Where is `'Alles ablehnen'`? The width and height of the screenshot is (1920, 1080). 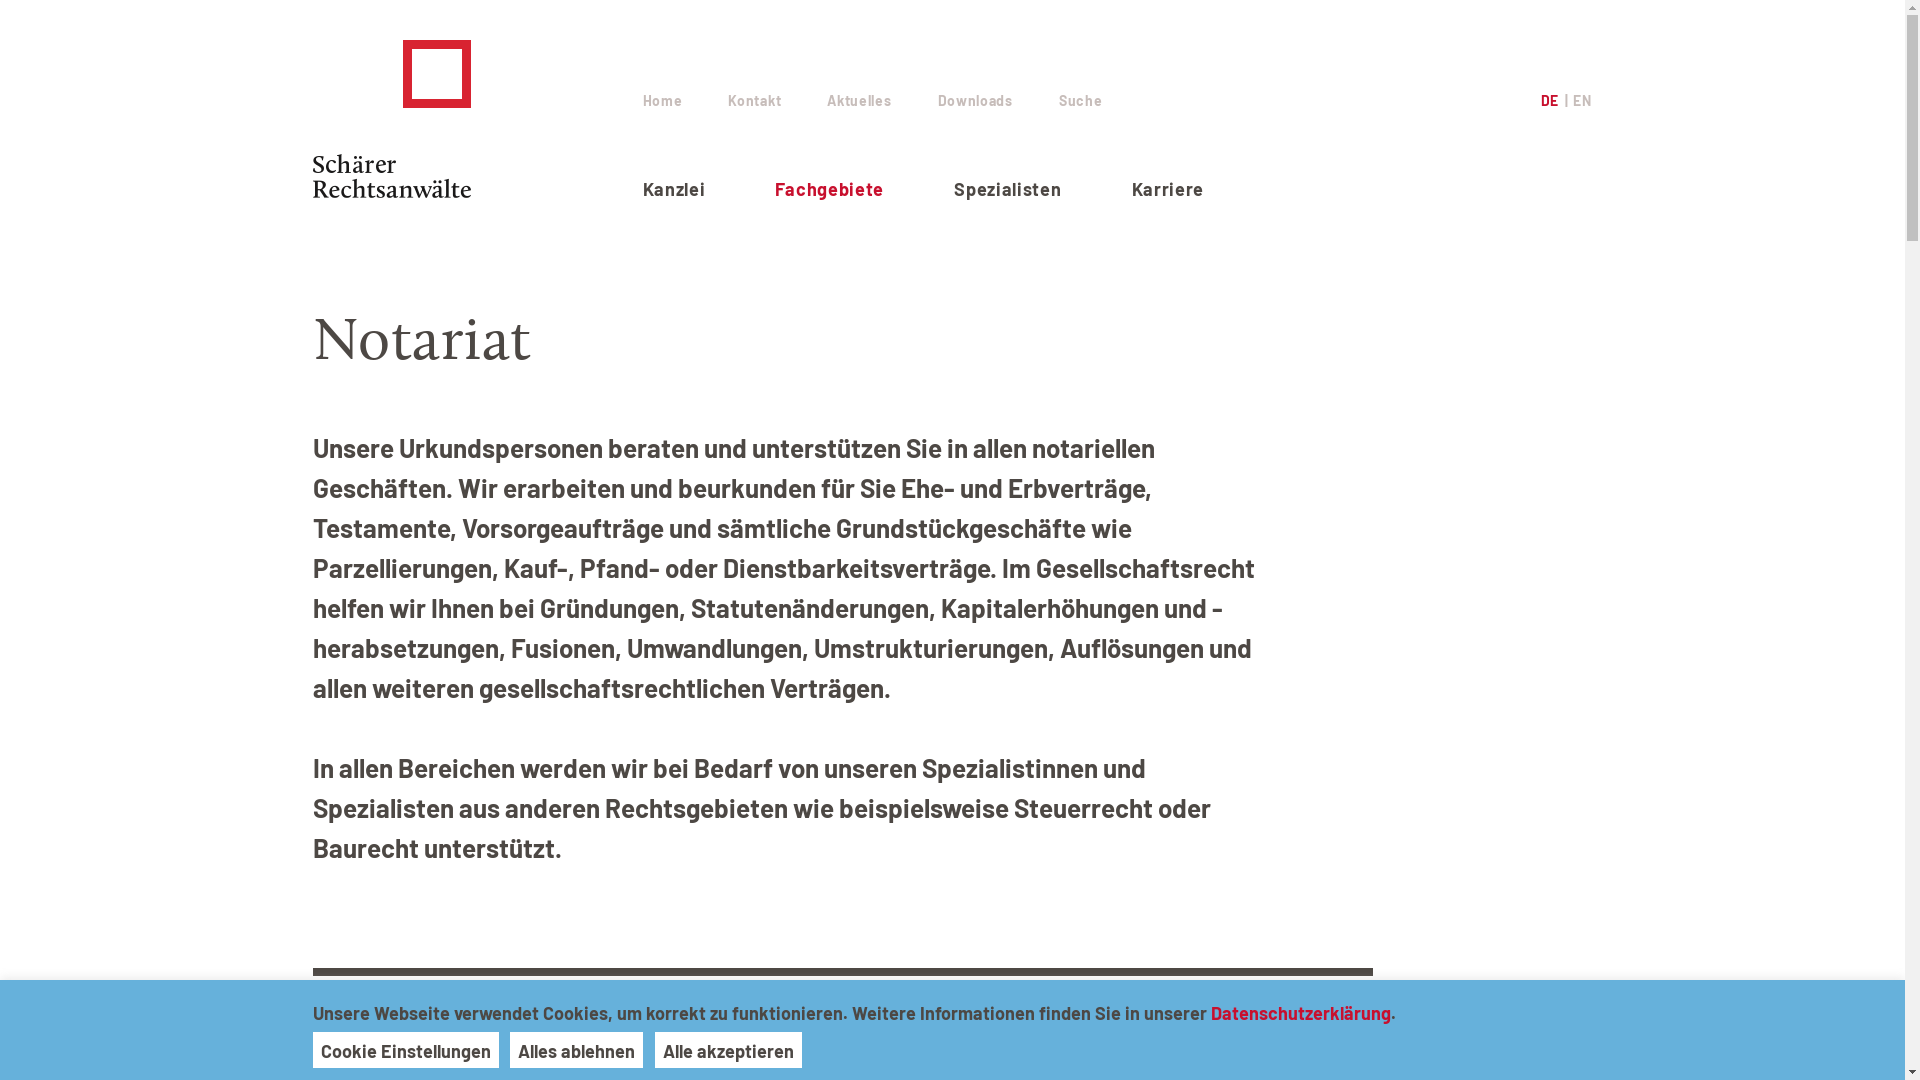
'Alles ablehnen' is located at coordinates (575, 1048).